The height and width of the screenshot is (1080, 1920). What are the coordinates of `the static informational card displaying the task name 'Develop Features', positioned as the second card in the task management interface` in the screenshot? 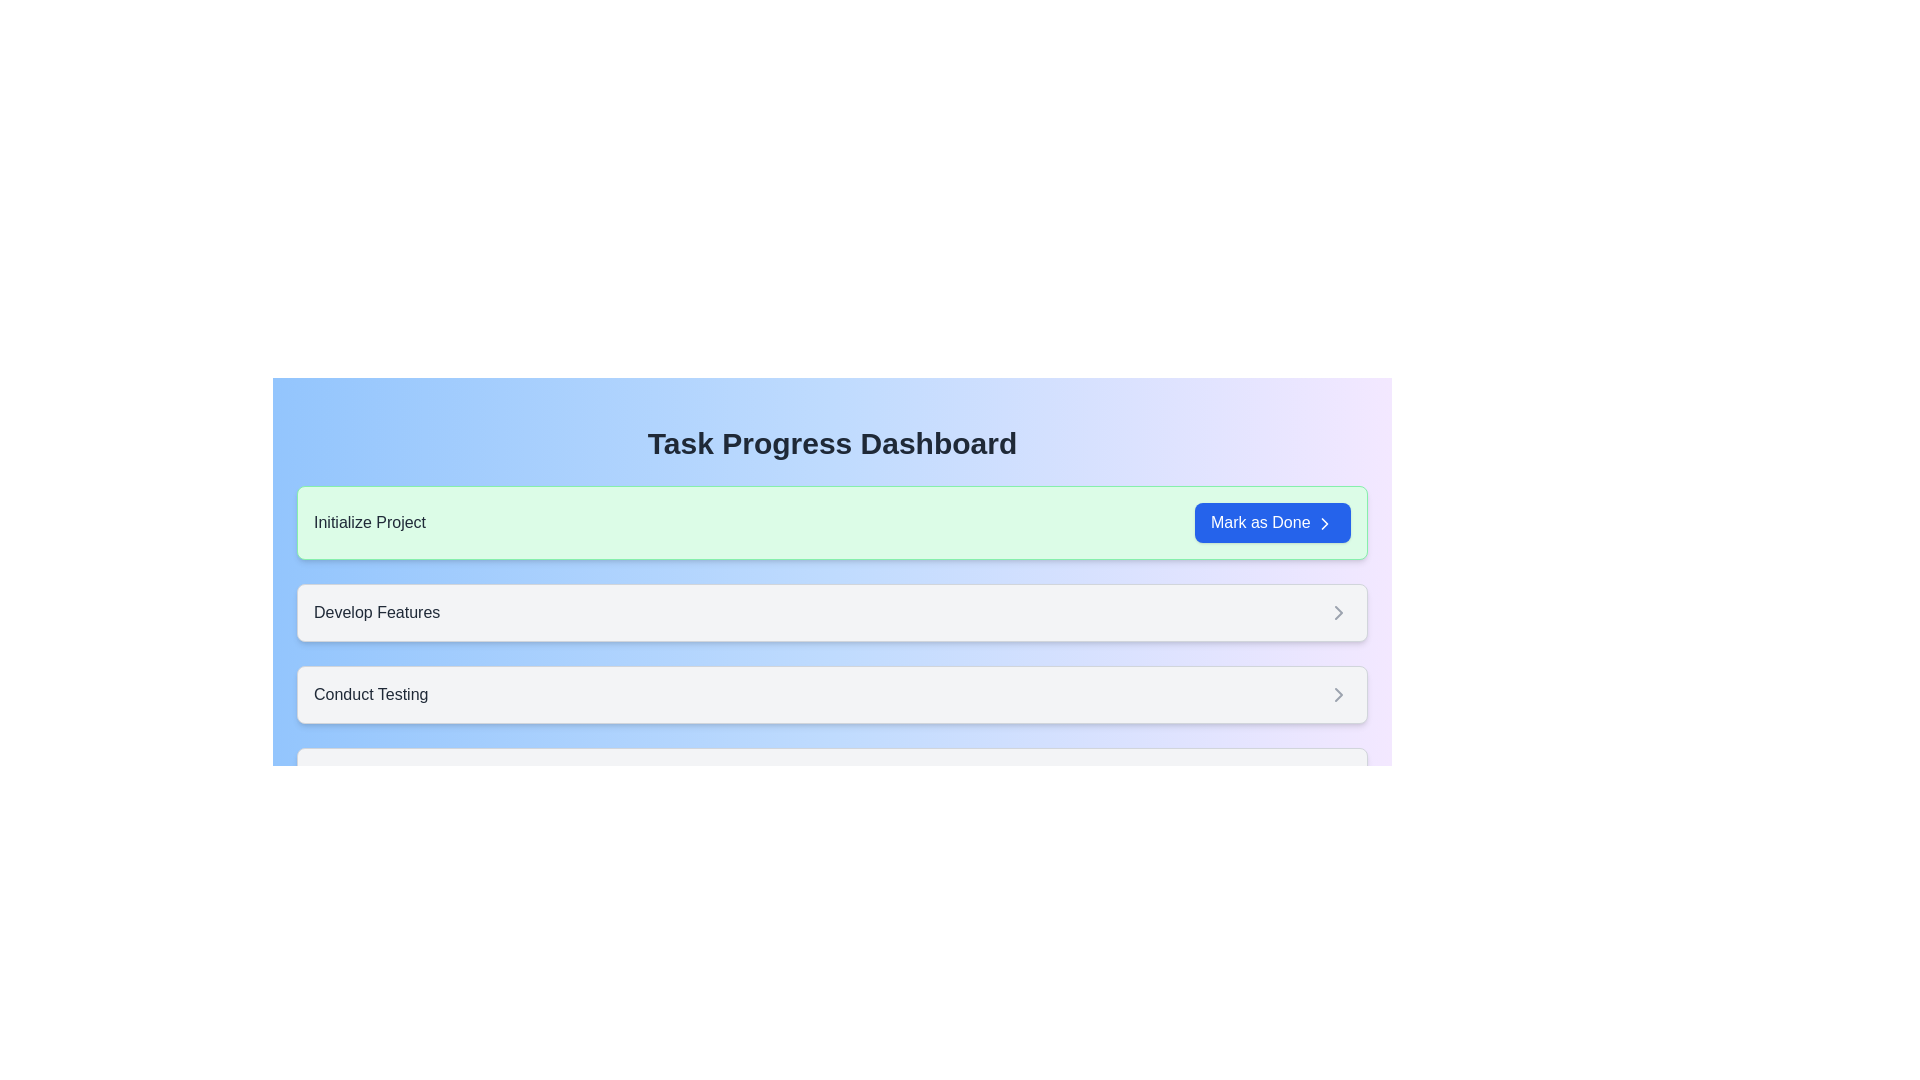 It's located at (832, 612).